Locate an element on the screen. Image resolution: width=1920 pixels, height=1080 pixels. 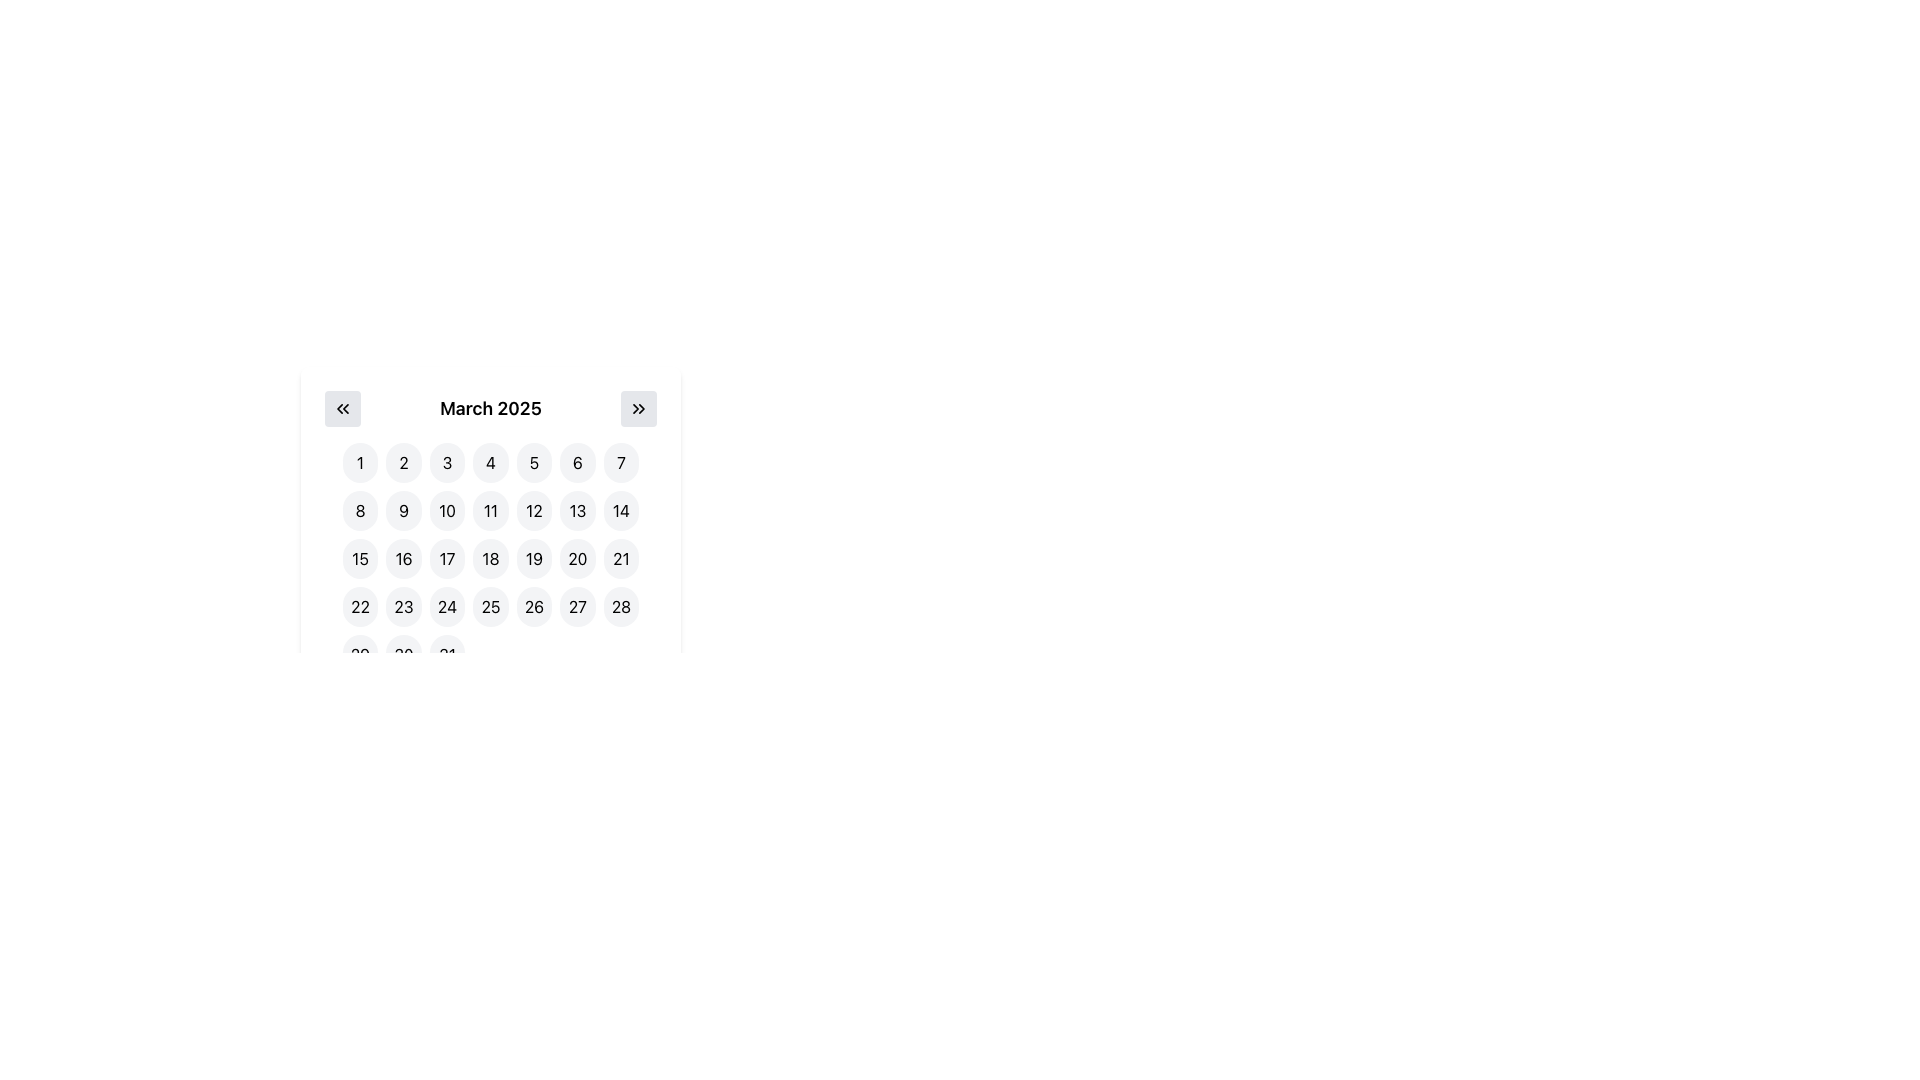
the circular button labeled '22' is located at coordinates (360, 605).